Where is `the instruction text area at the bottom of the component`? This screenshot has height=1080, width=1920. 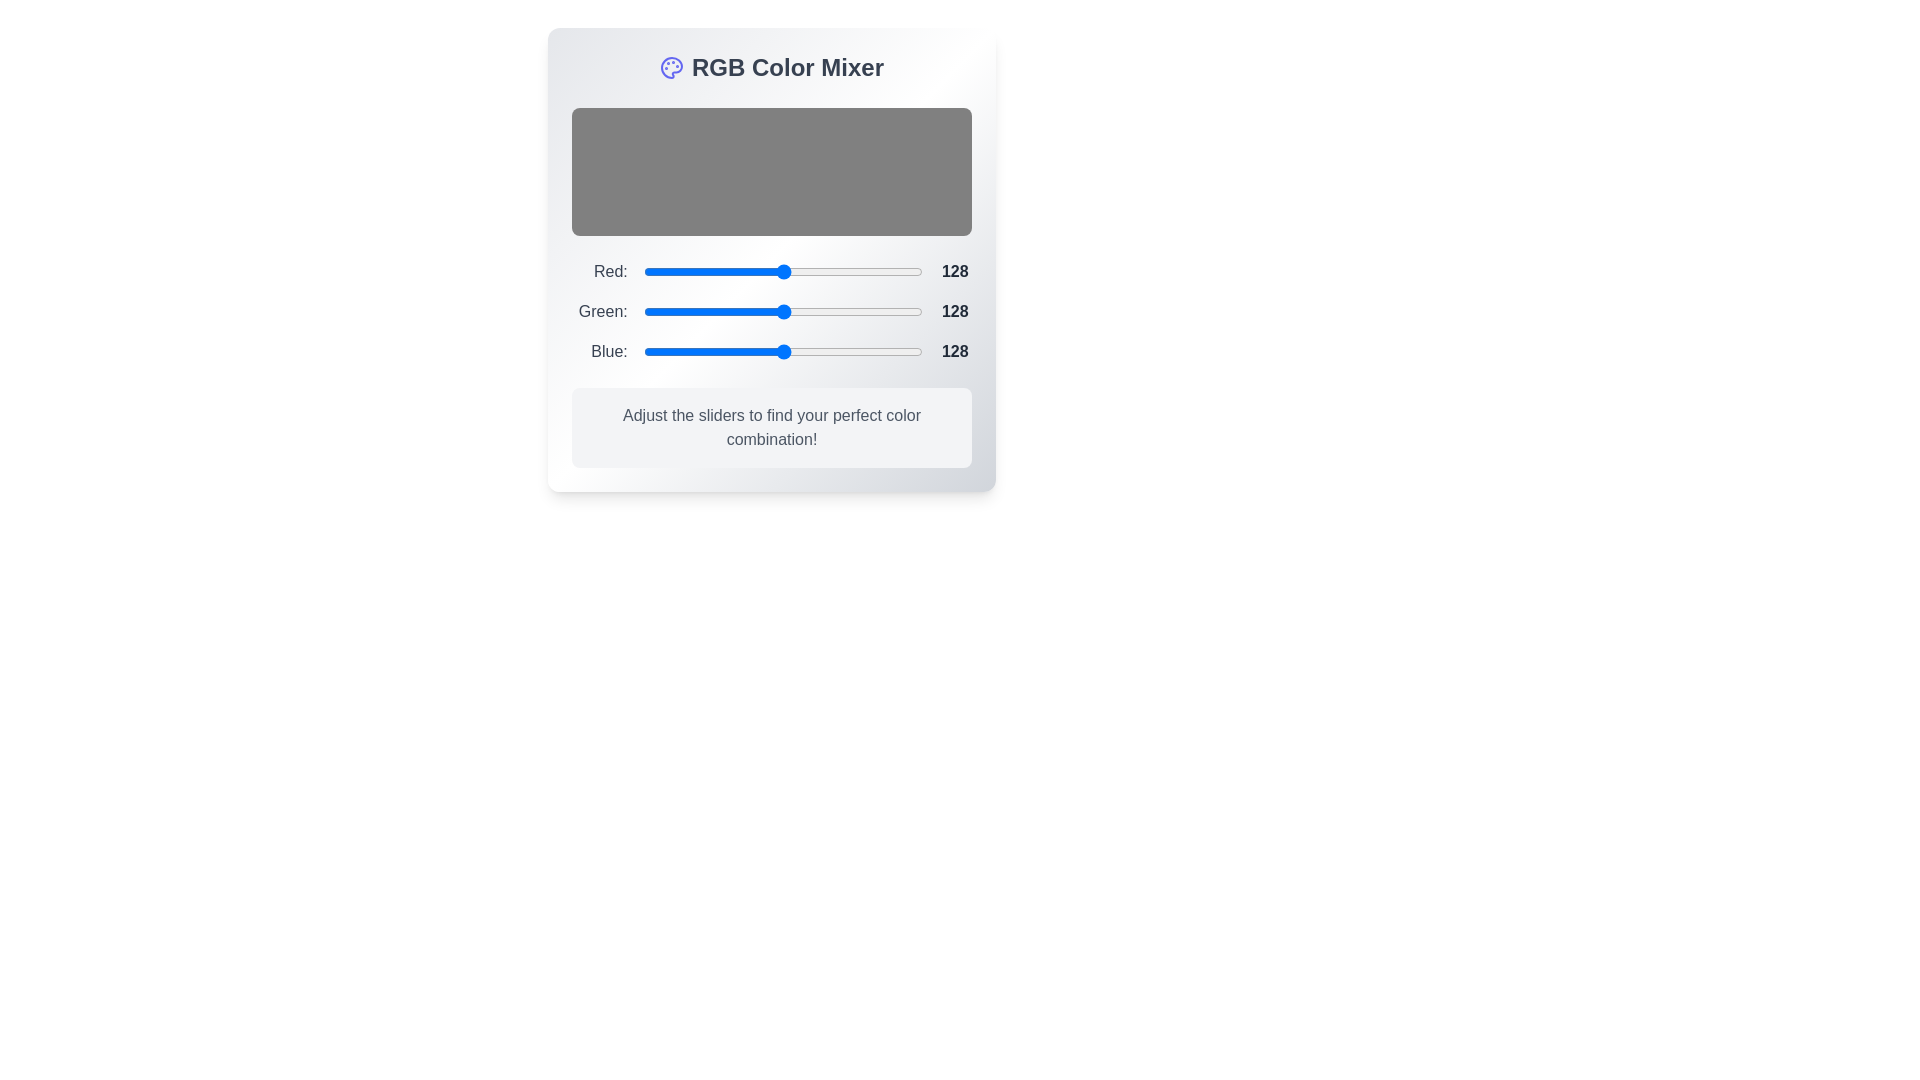 the instruction text area at the bottom of the component is located at coordinates (771, 427).